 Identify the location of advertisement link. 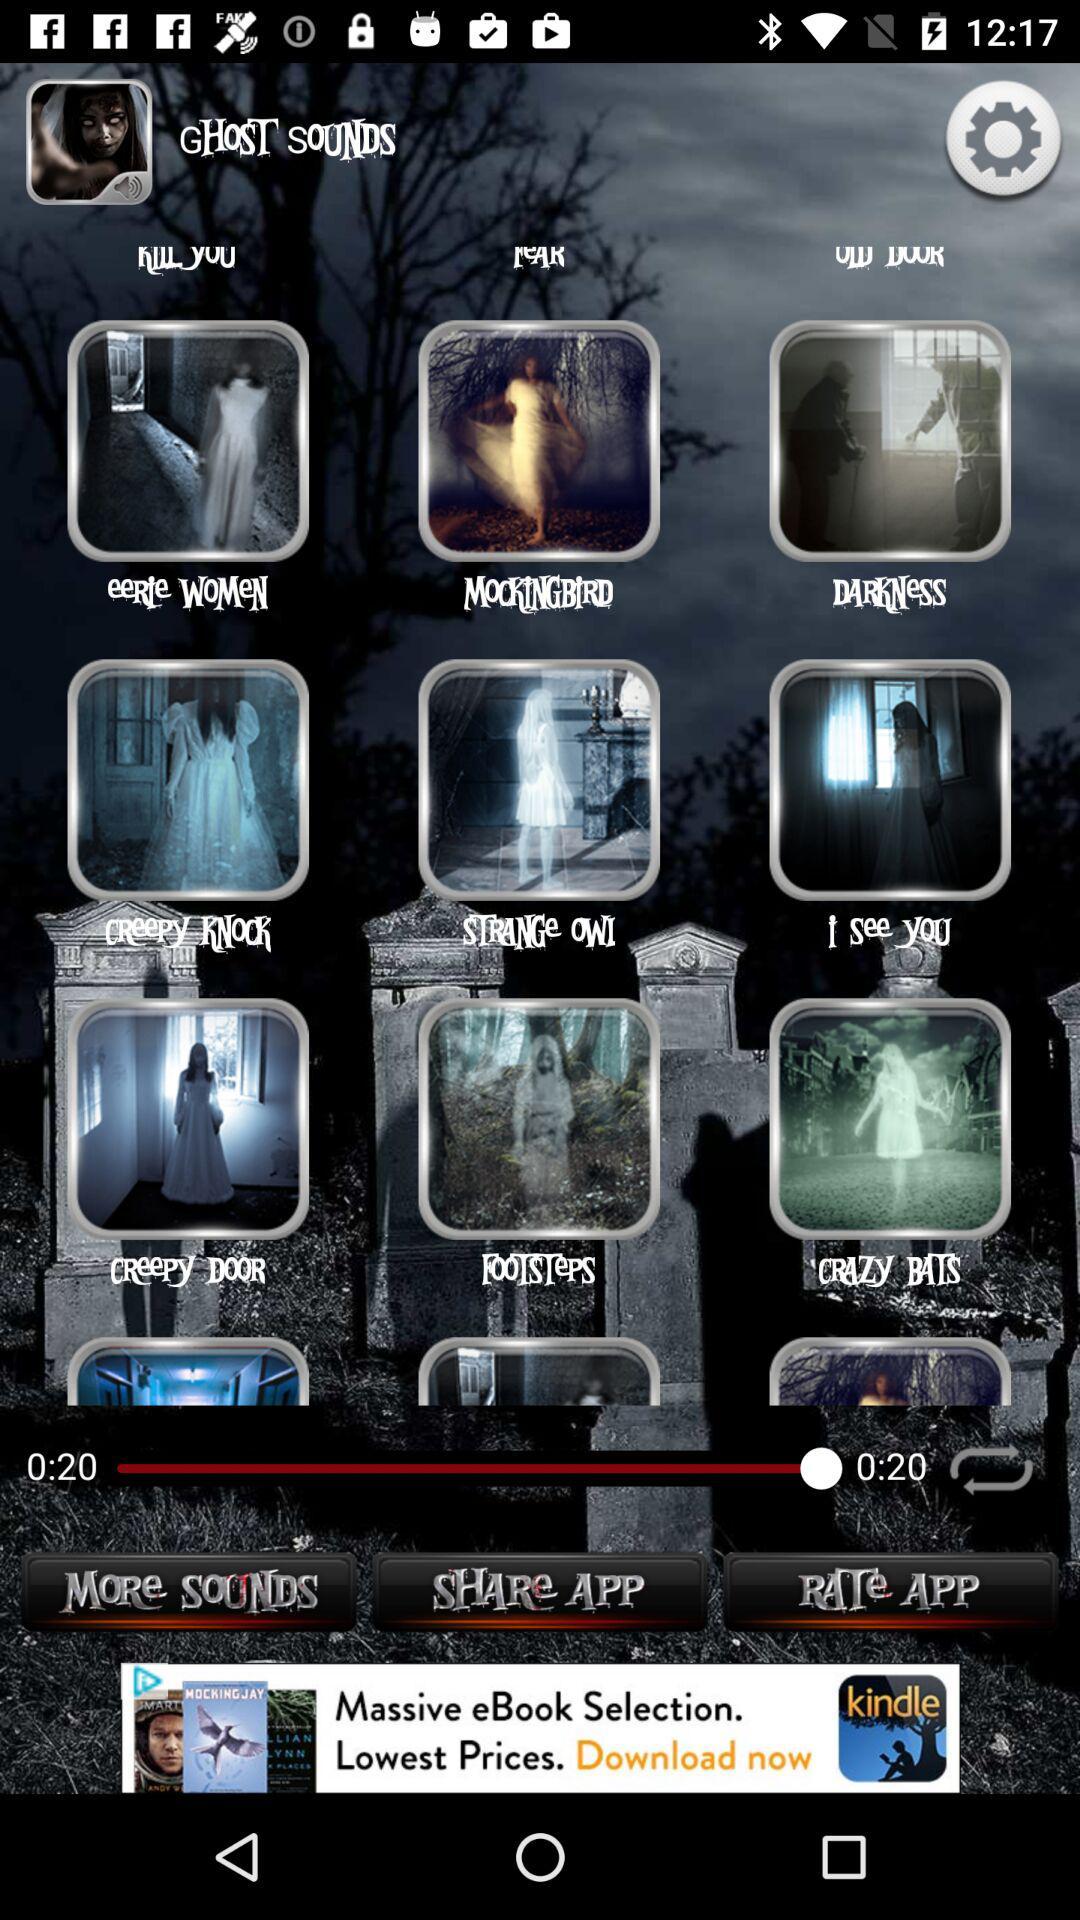
(540, 1727).